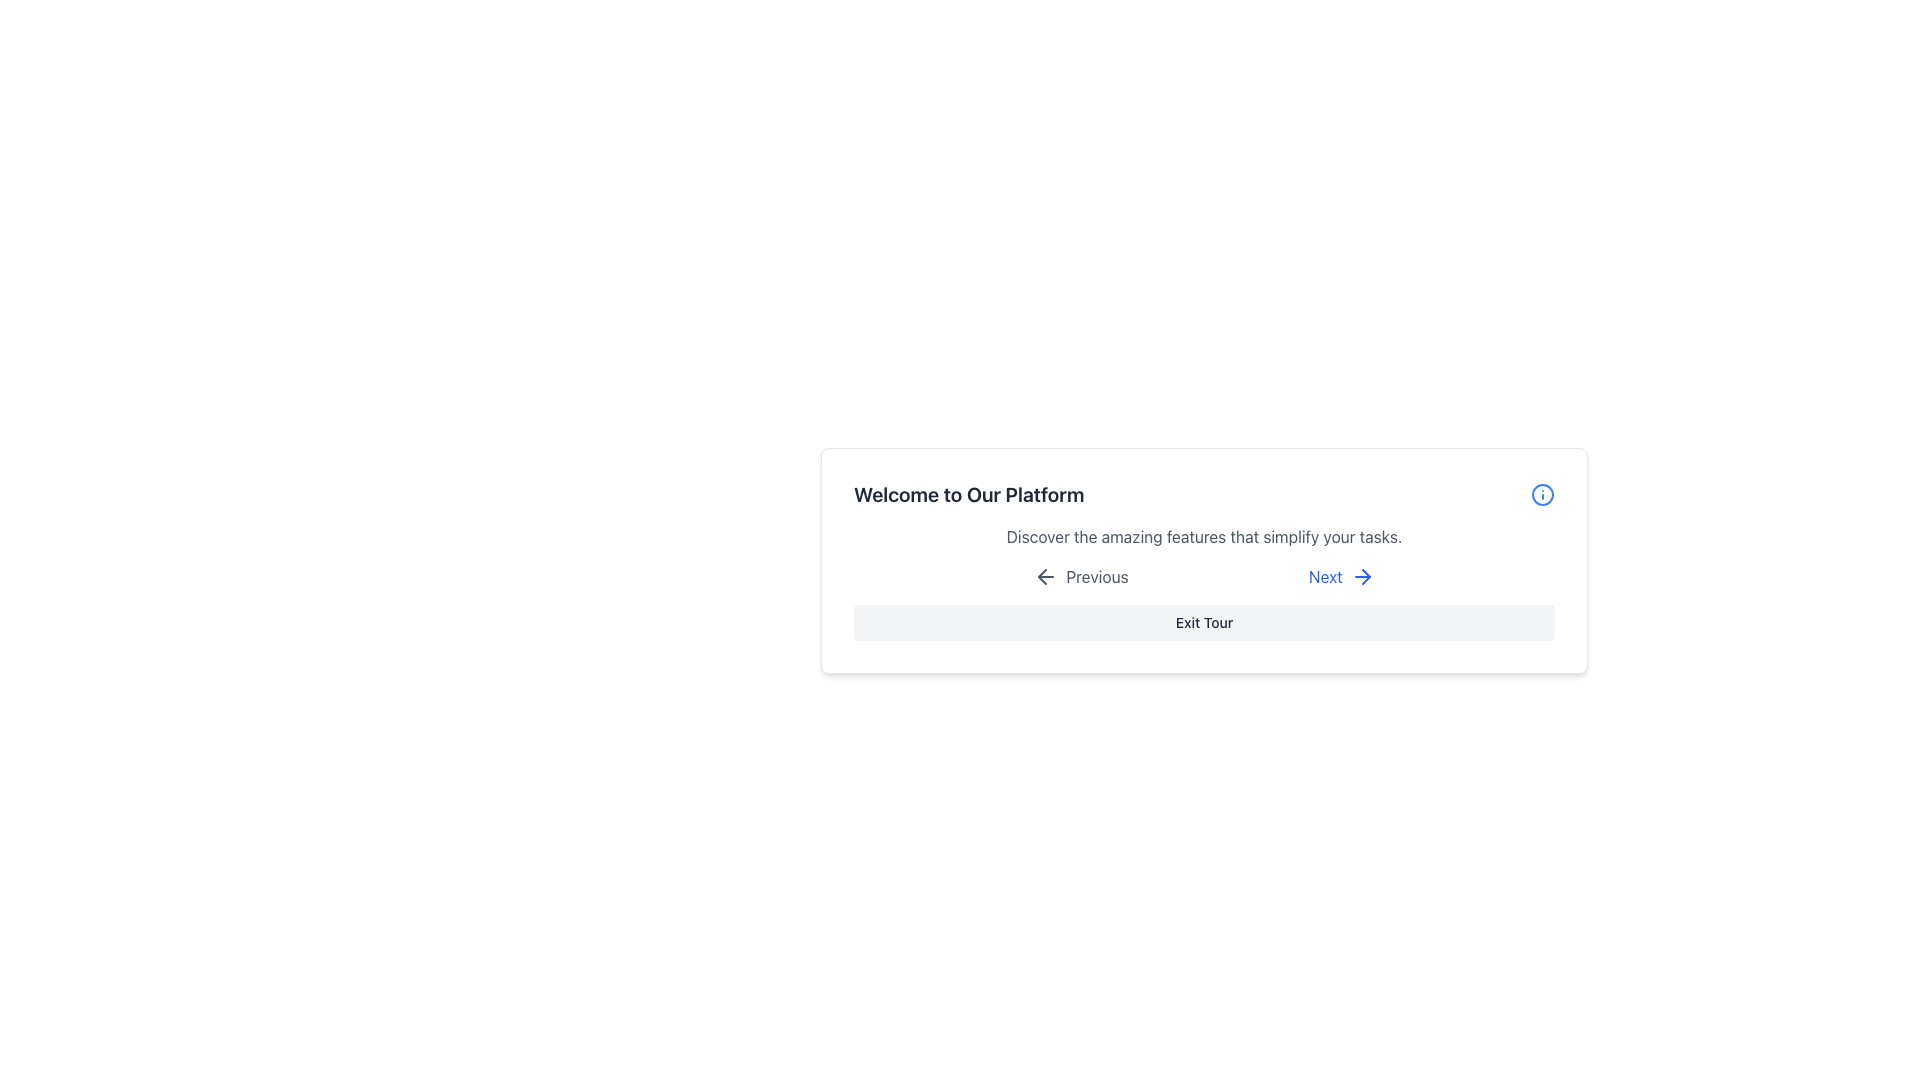 This screenshot has height=1080, width=1920. I want to click on text from the navigation label that indicates the function to navigate to the previous step in the sequence, located in the navigation bar below the main content of the modal window, immediately to the right of the left-pointing arrow icon, so click(1096, 577).